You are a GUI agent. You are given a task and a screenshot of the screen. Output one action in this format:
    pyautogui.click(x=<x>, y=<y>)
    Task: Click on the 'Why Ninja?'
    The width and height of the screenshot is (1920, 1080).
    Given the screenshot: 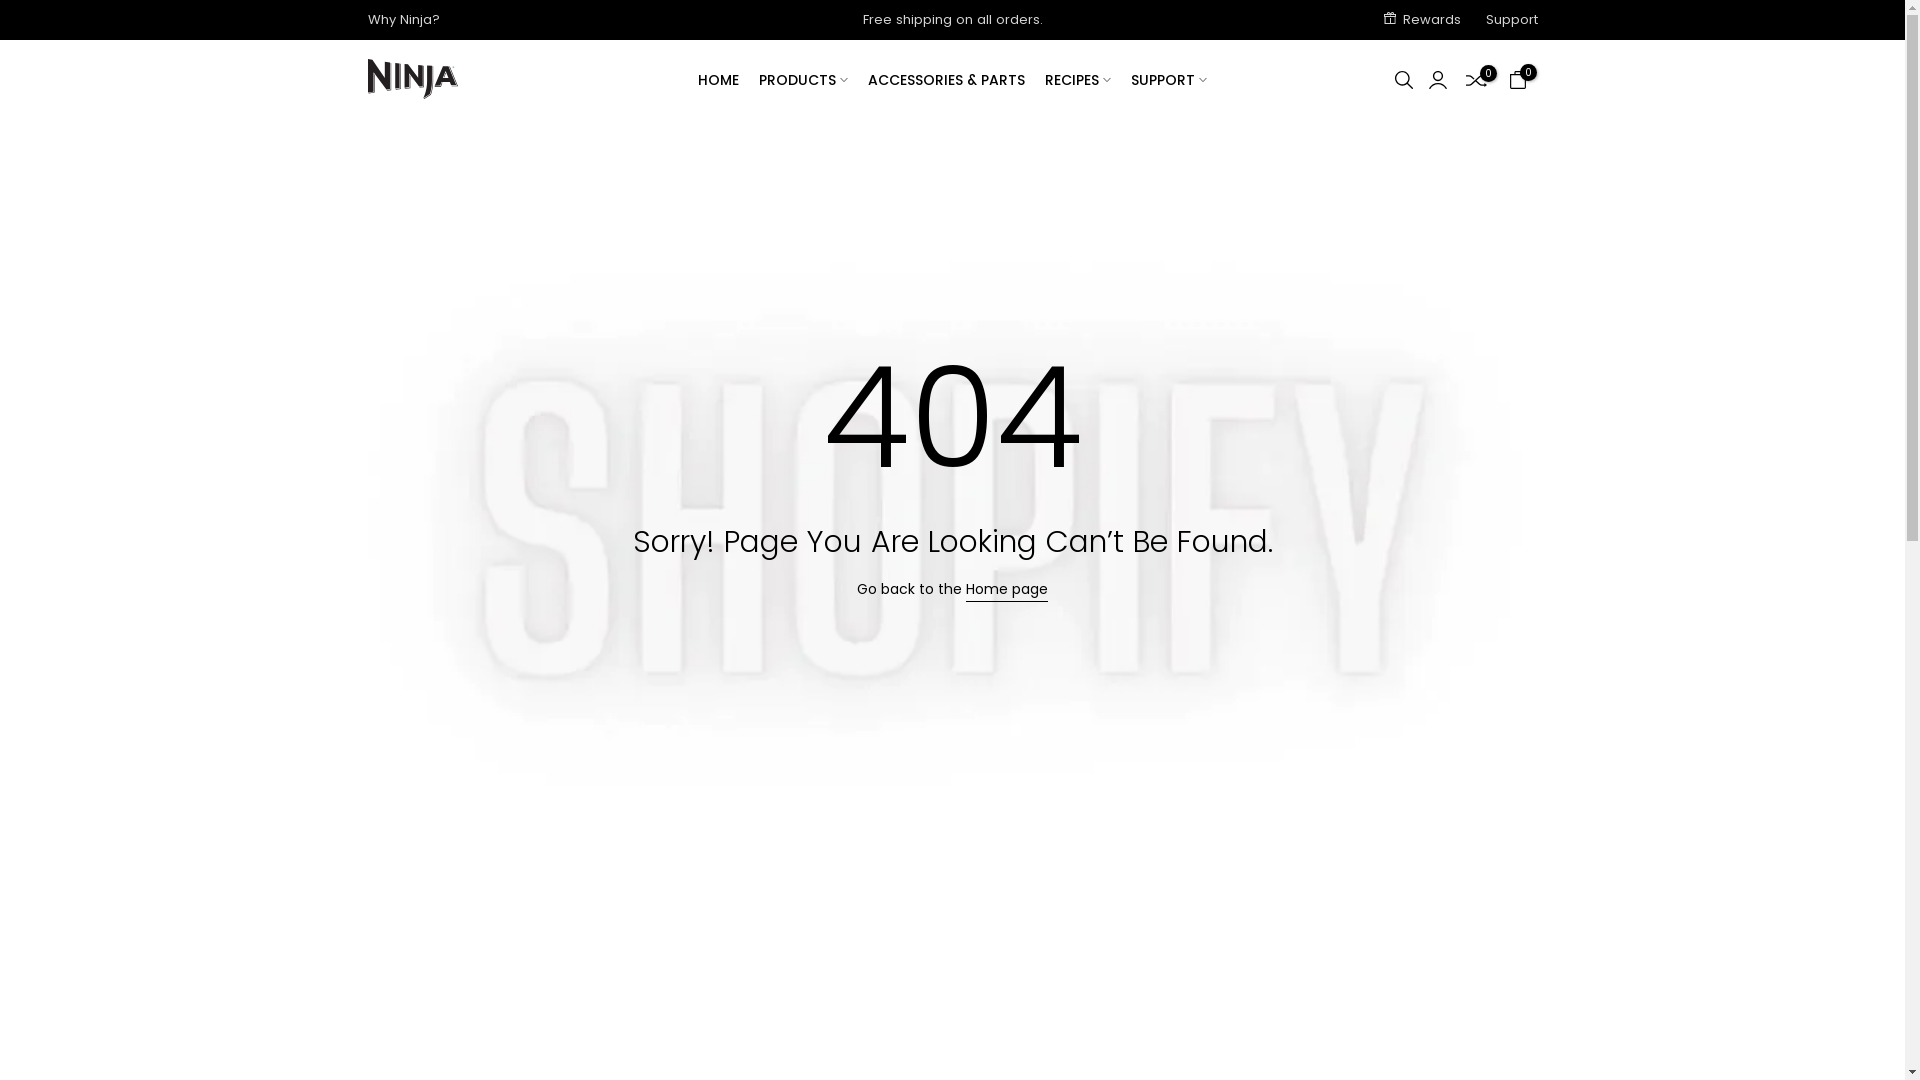 What is the action you would take?
    pyautogui.click(x=402, y=19)
    